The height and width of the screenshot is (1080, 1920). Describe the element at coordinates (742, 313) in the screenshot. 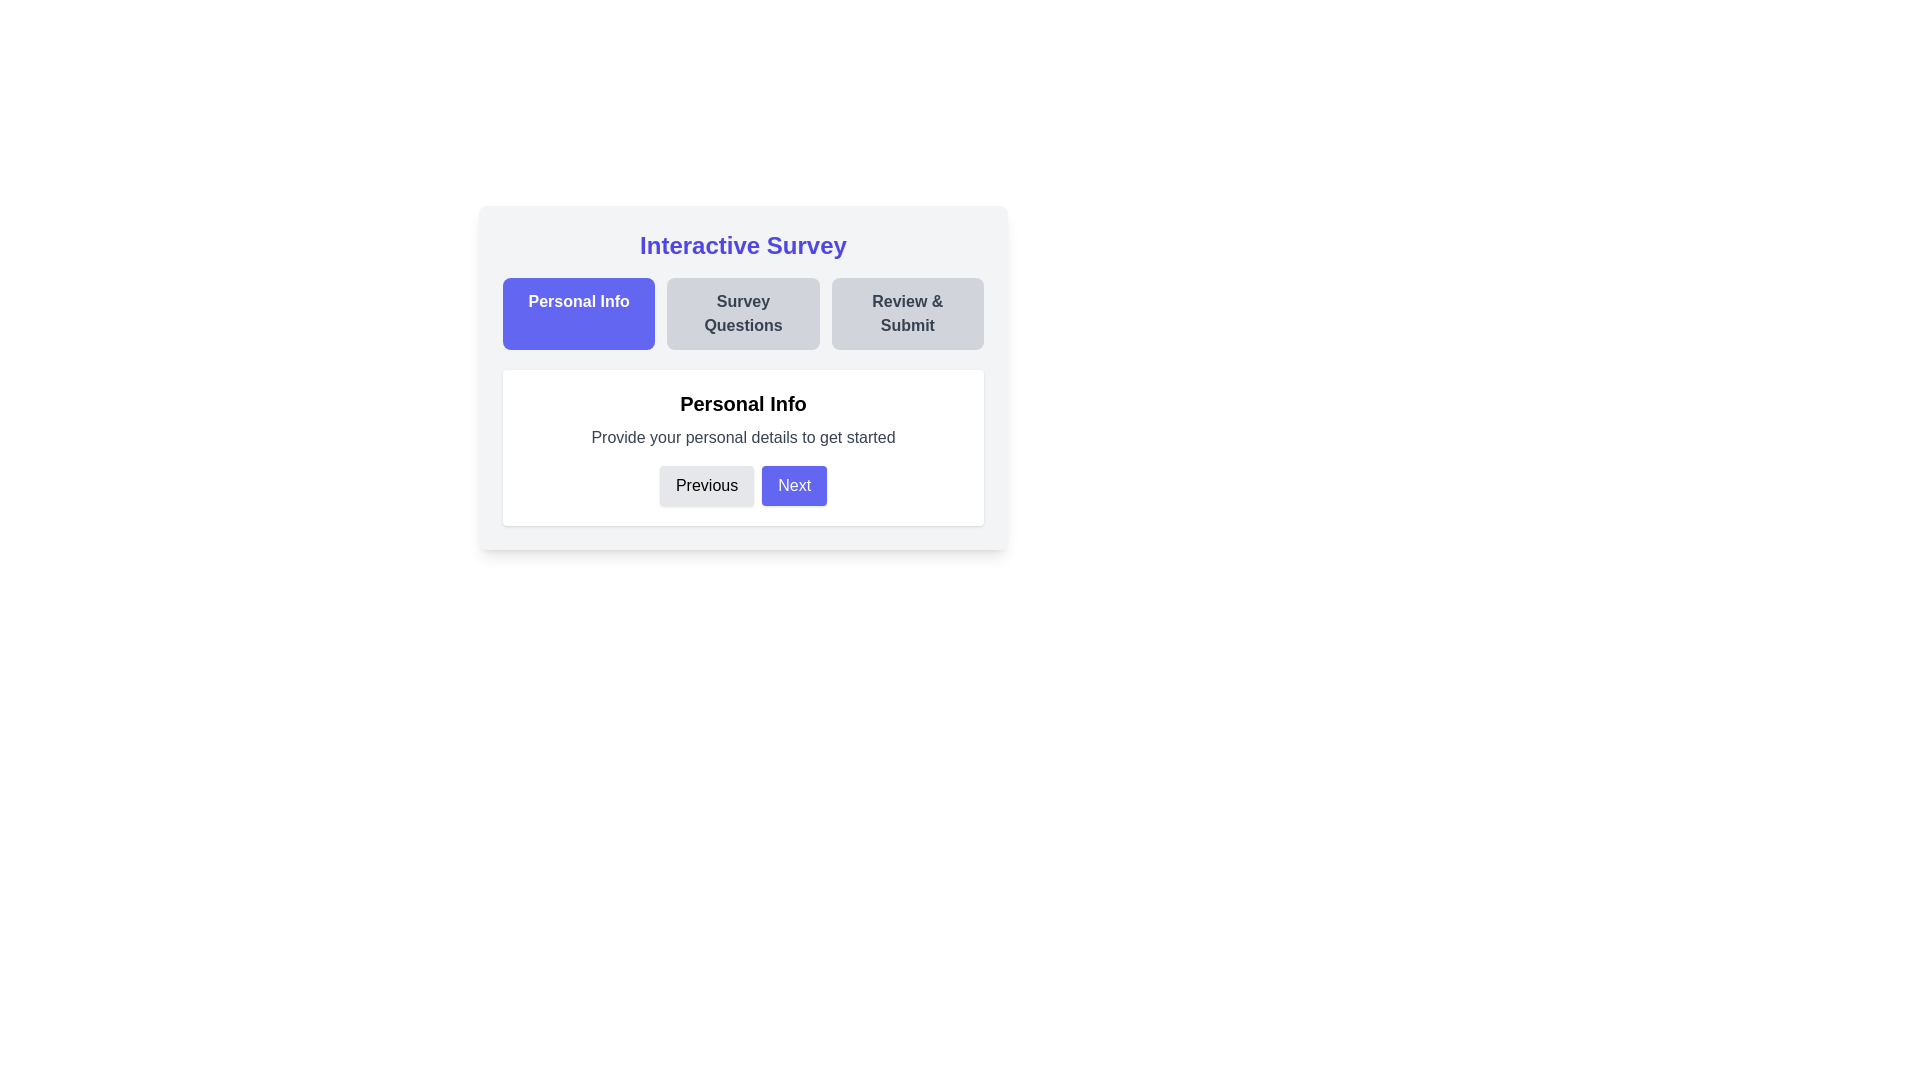

I see `the step title Survey Questions to navigate to the corresponding step` at that location.